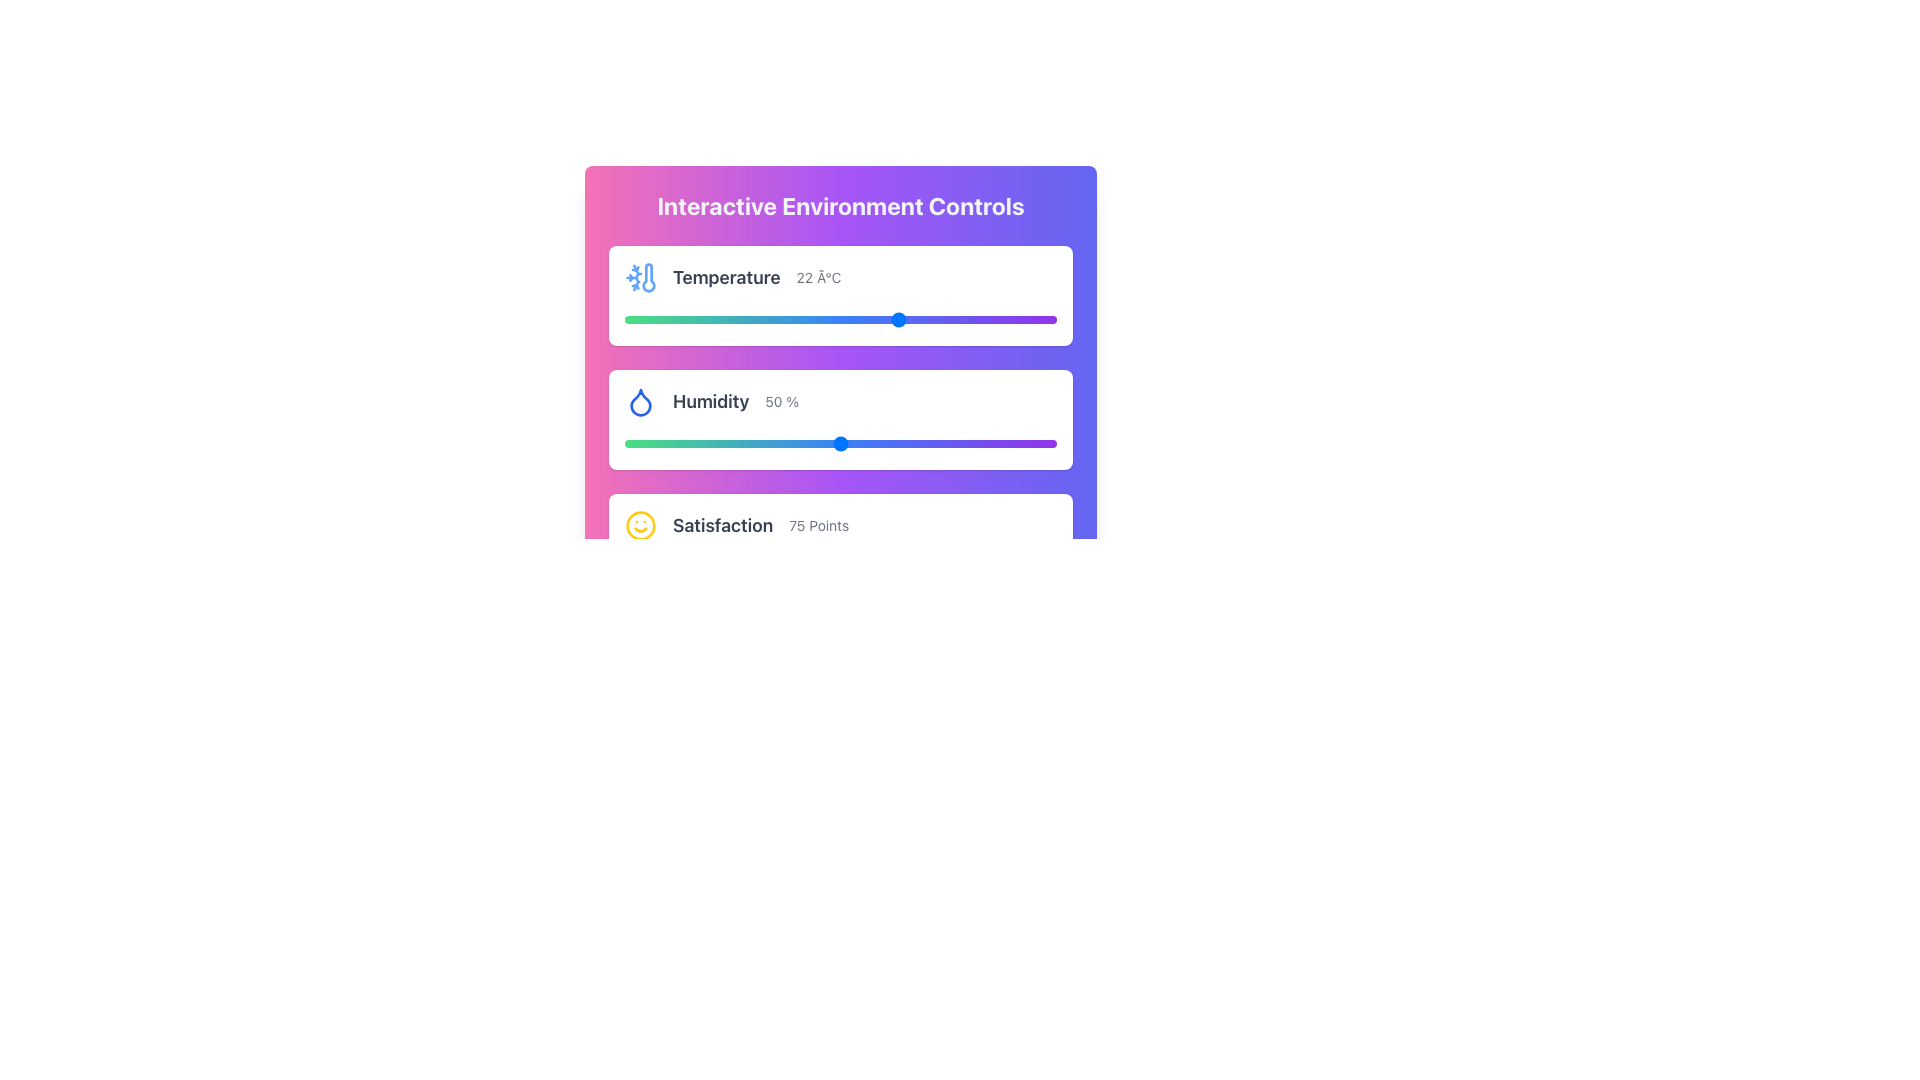 This screenshot has height=1080, width=1920. Describe the element at coordinates (628, 442) in the screenshot. I see `humidity` at that location.